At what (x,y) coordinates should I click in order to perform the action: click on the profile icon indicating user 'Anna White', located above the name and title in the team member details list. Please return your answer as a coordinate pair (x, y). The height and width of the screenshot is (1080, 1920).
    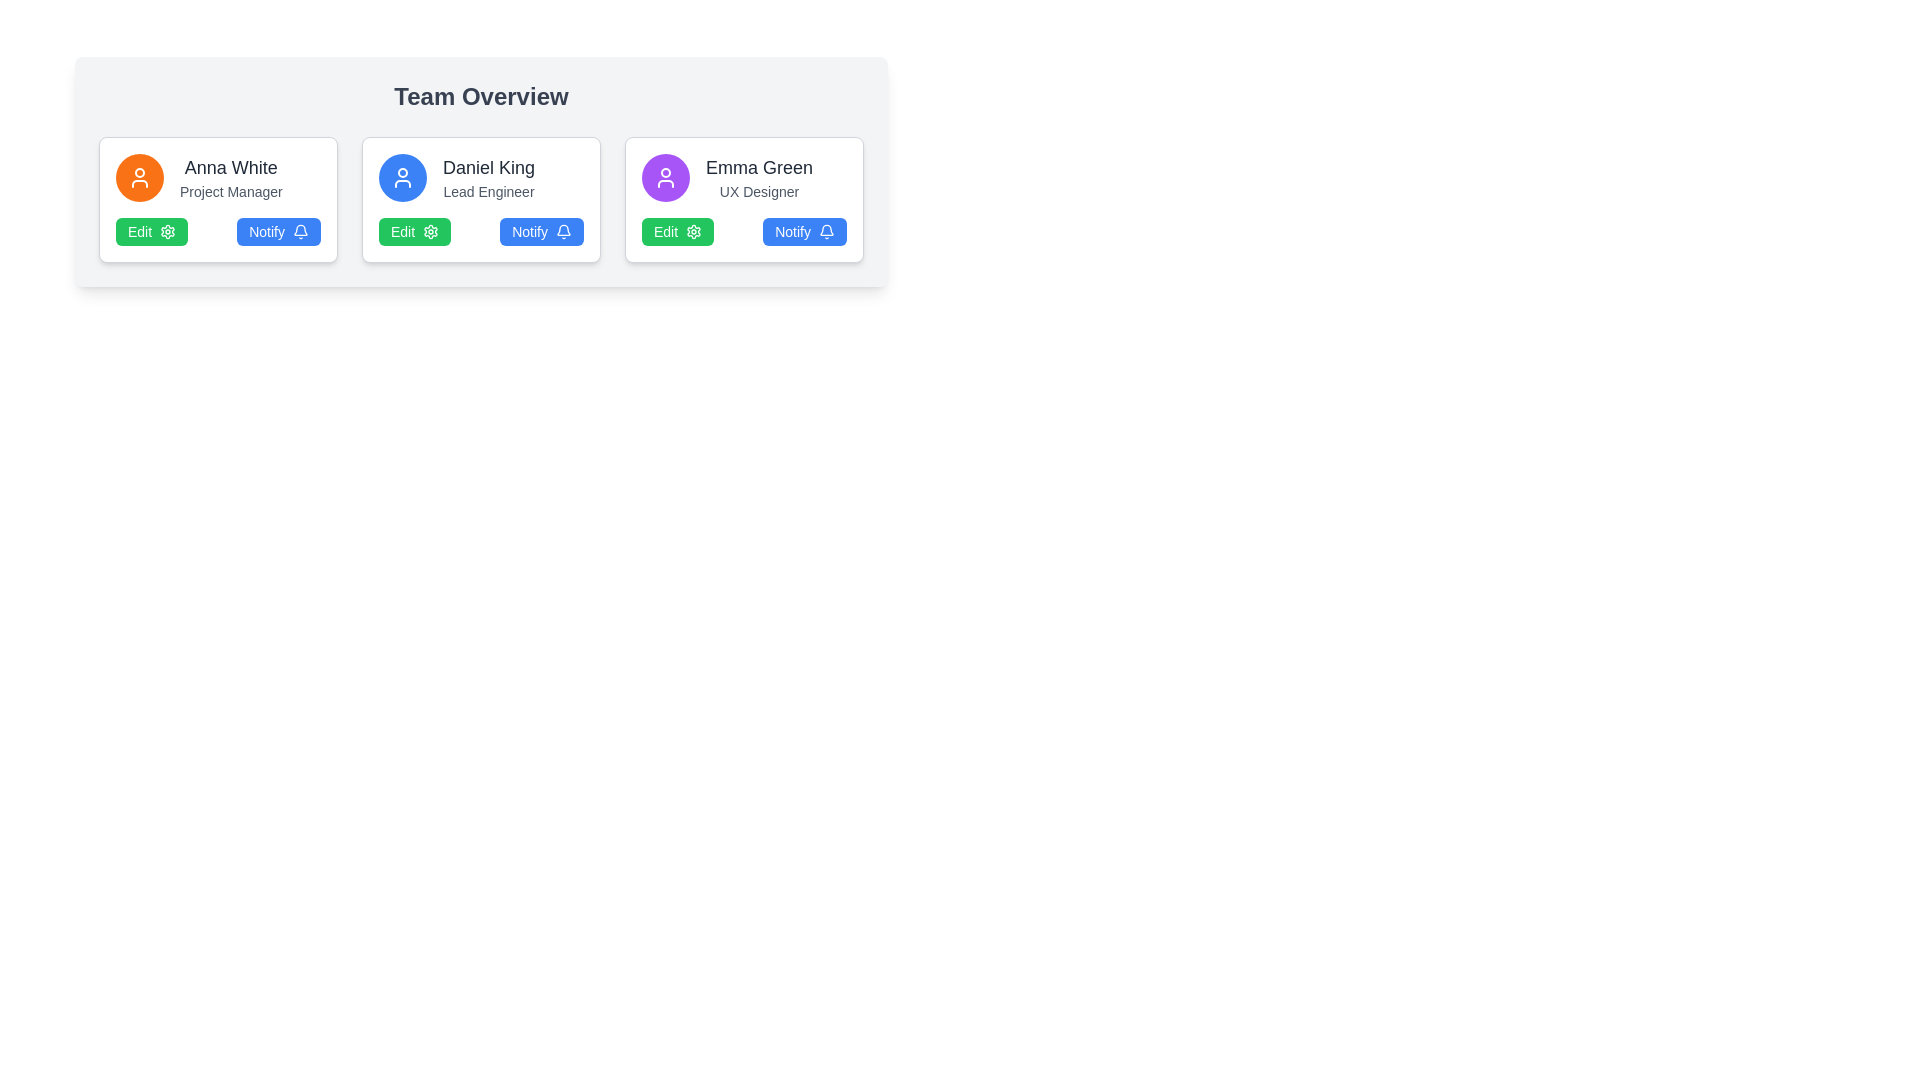
    Looking at the image, I should click on (138, 176).